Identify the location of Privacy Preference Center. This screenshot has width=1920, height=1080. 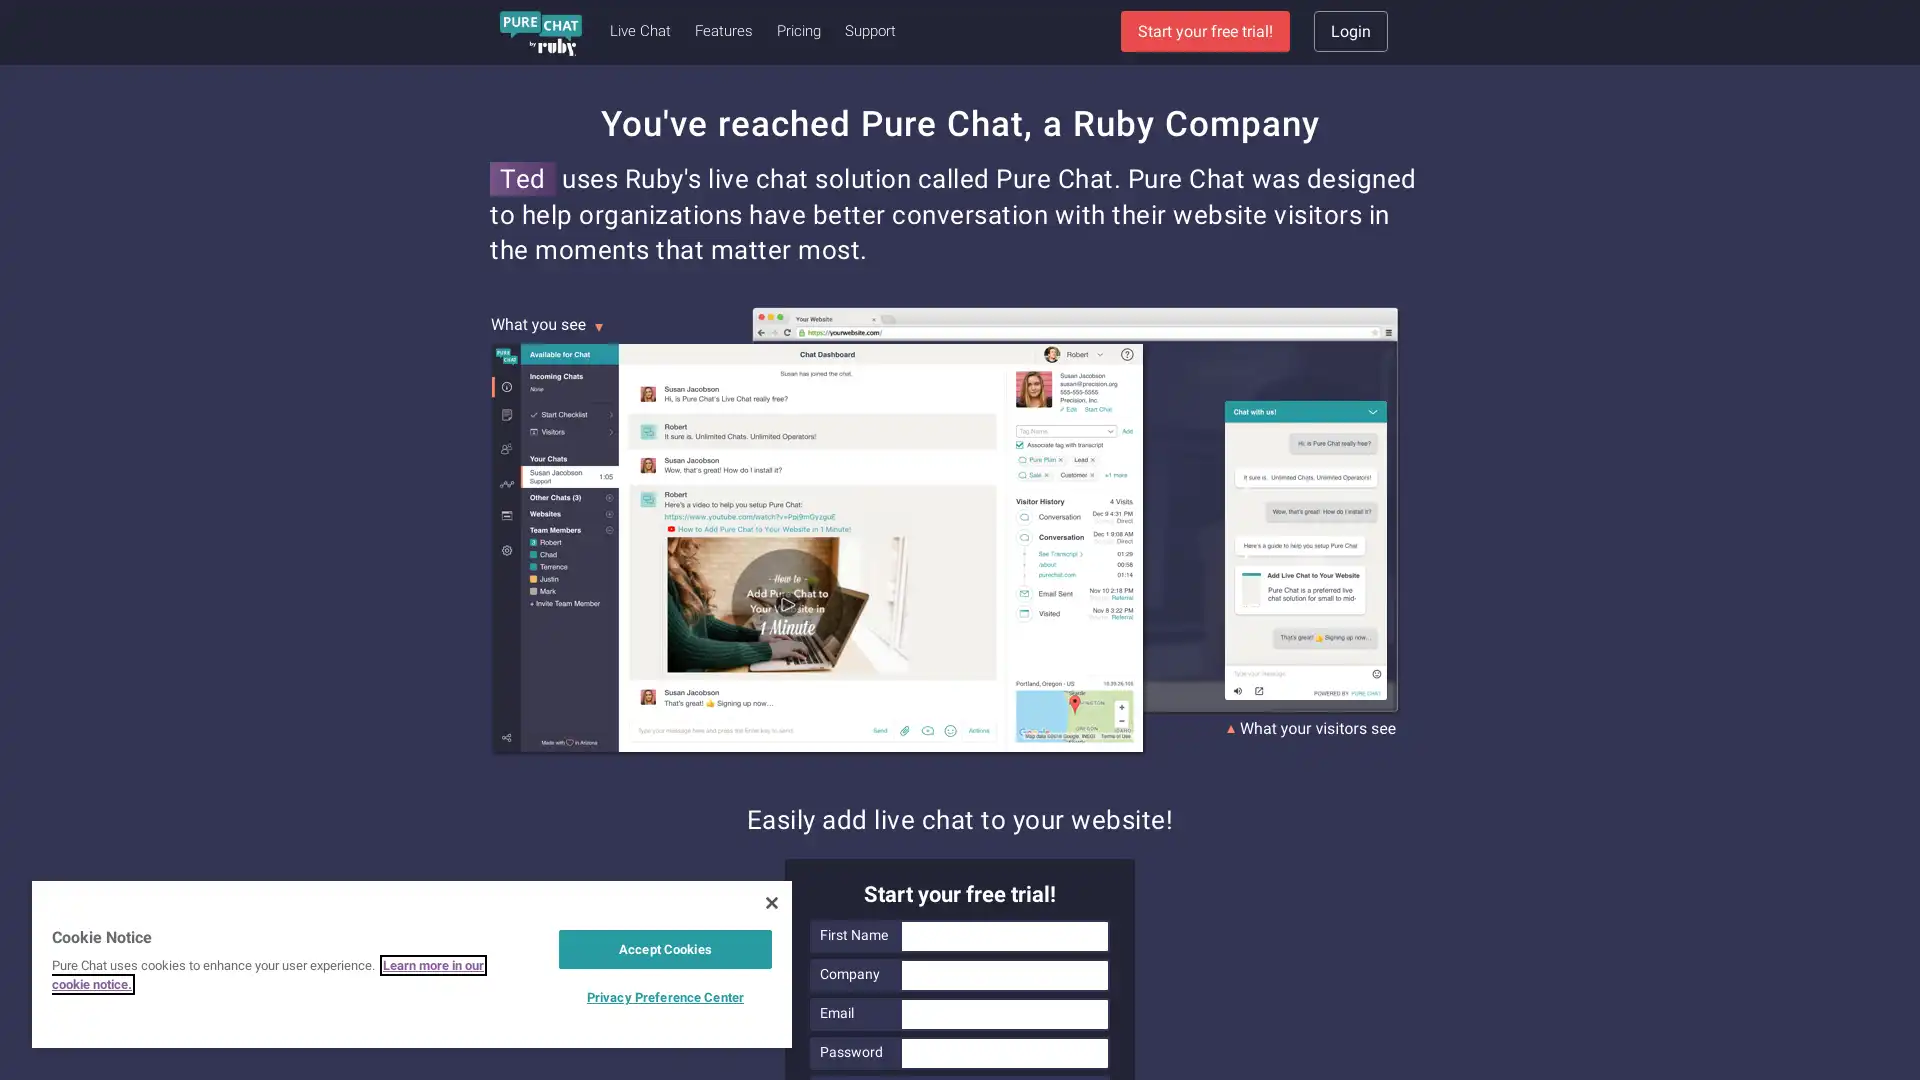
(664, 996).